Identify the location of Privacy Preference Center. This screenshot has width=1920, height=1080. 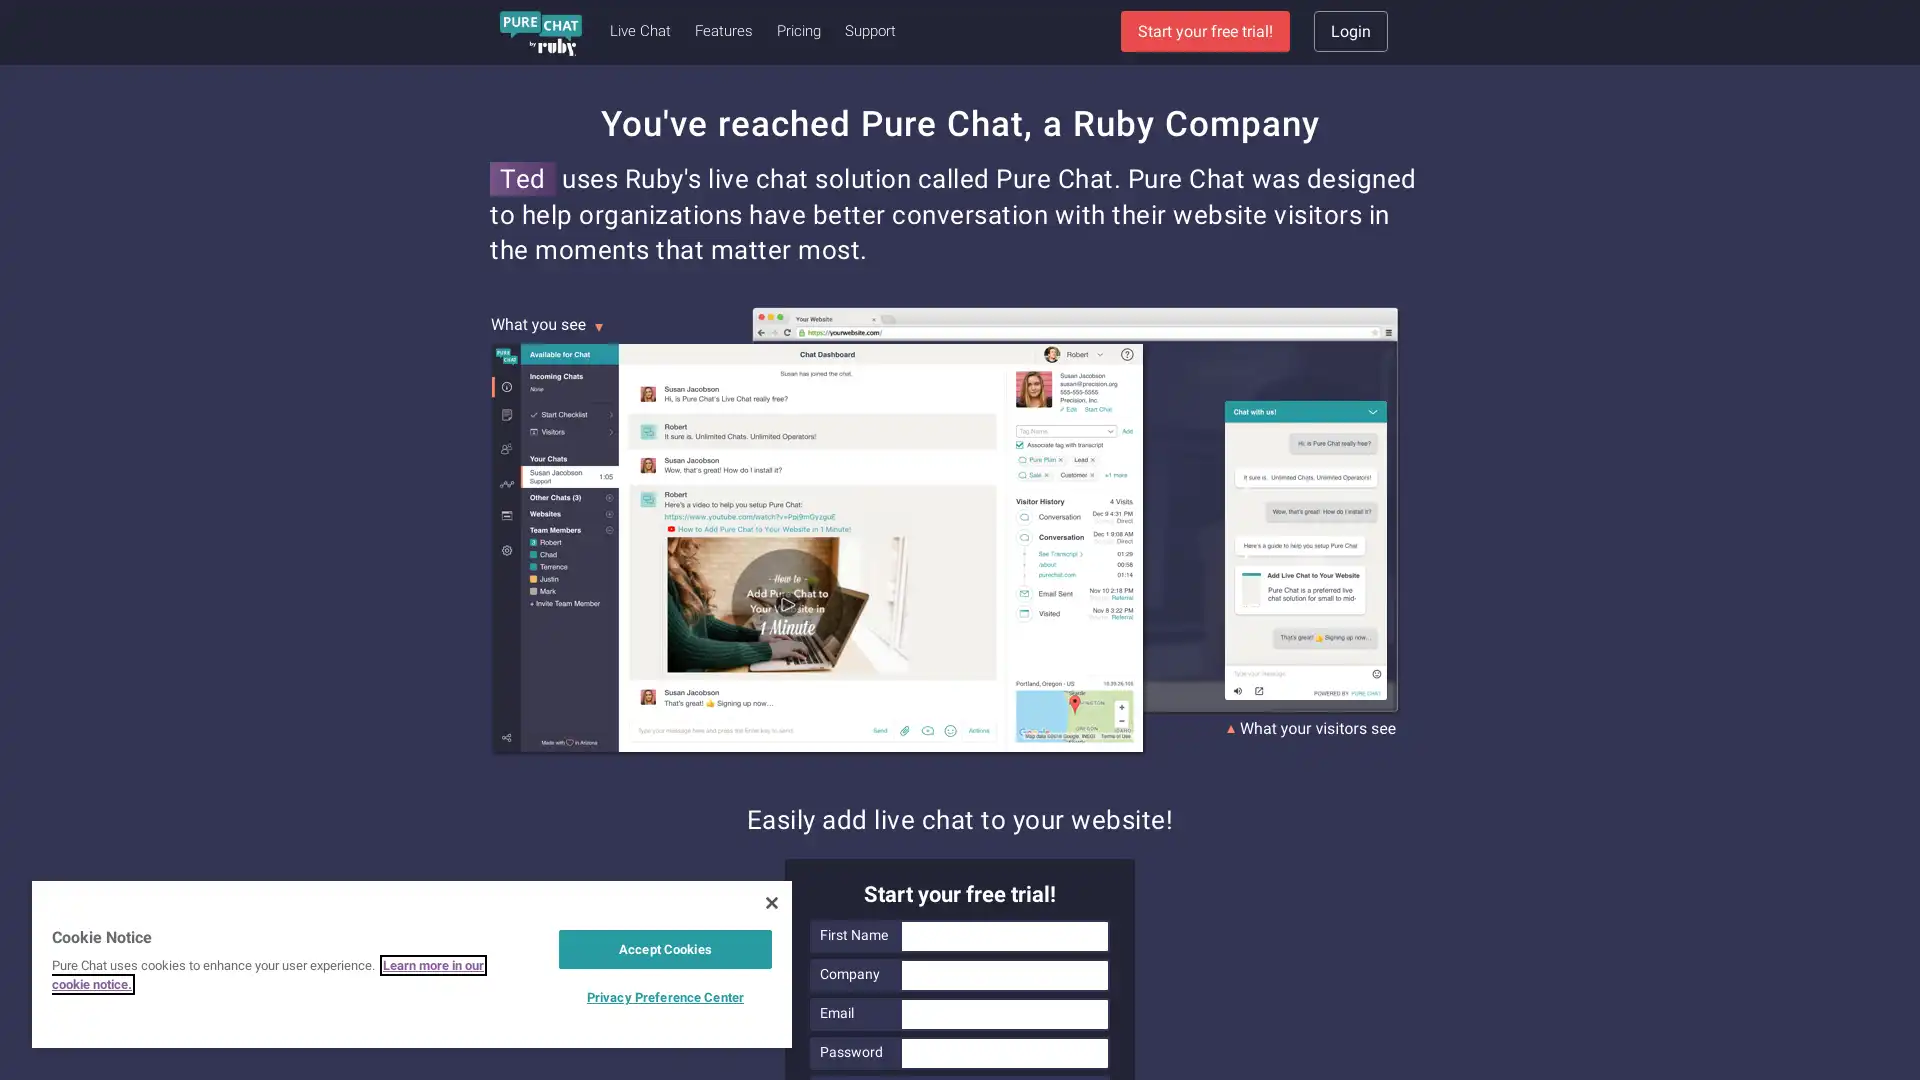
(664, 996).